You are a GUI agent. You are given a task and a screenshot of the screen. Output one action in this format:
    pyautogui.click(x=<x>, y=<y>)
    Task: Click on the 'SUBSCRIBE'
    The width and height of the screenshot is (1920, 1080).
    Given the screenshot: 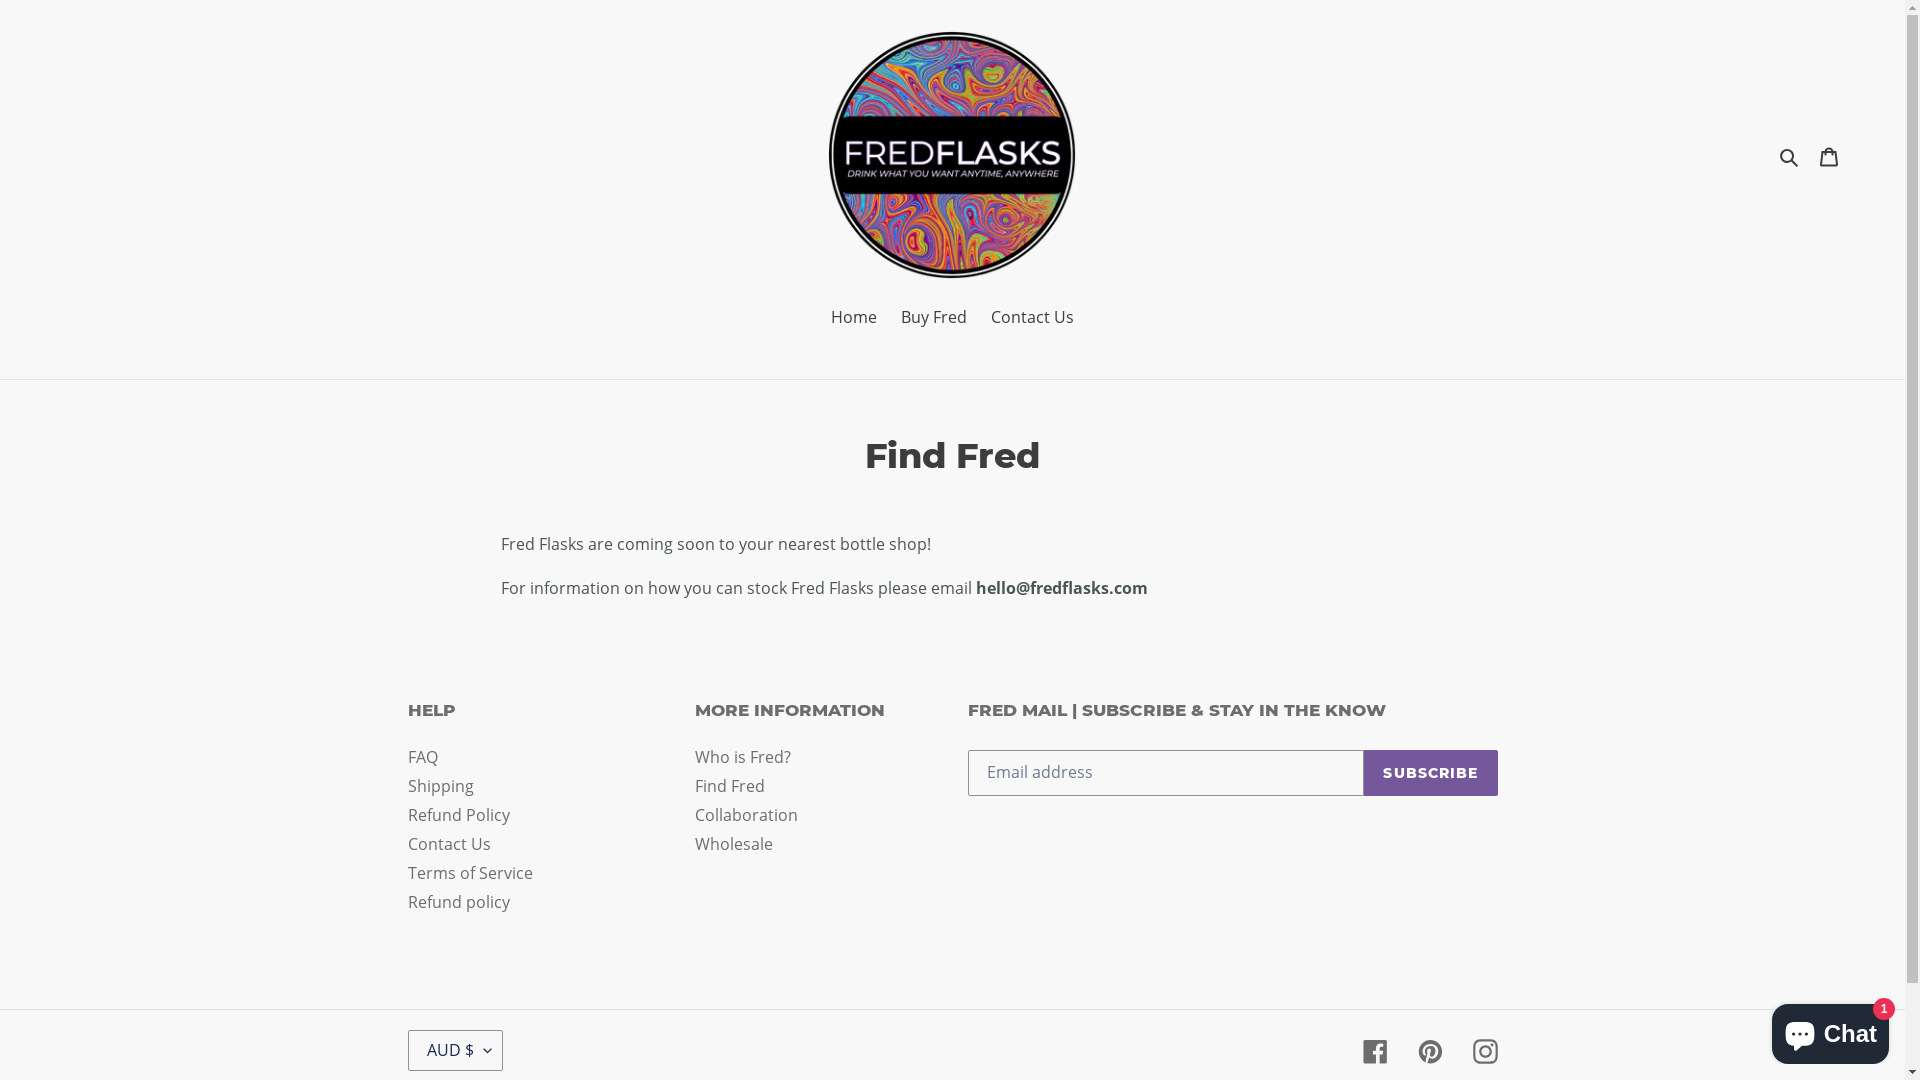 What is the action you would take?
    pyautogui.click(x=1429, y=771)
    